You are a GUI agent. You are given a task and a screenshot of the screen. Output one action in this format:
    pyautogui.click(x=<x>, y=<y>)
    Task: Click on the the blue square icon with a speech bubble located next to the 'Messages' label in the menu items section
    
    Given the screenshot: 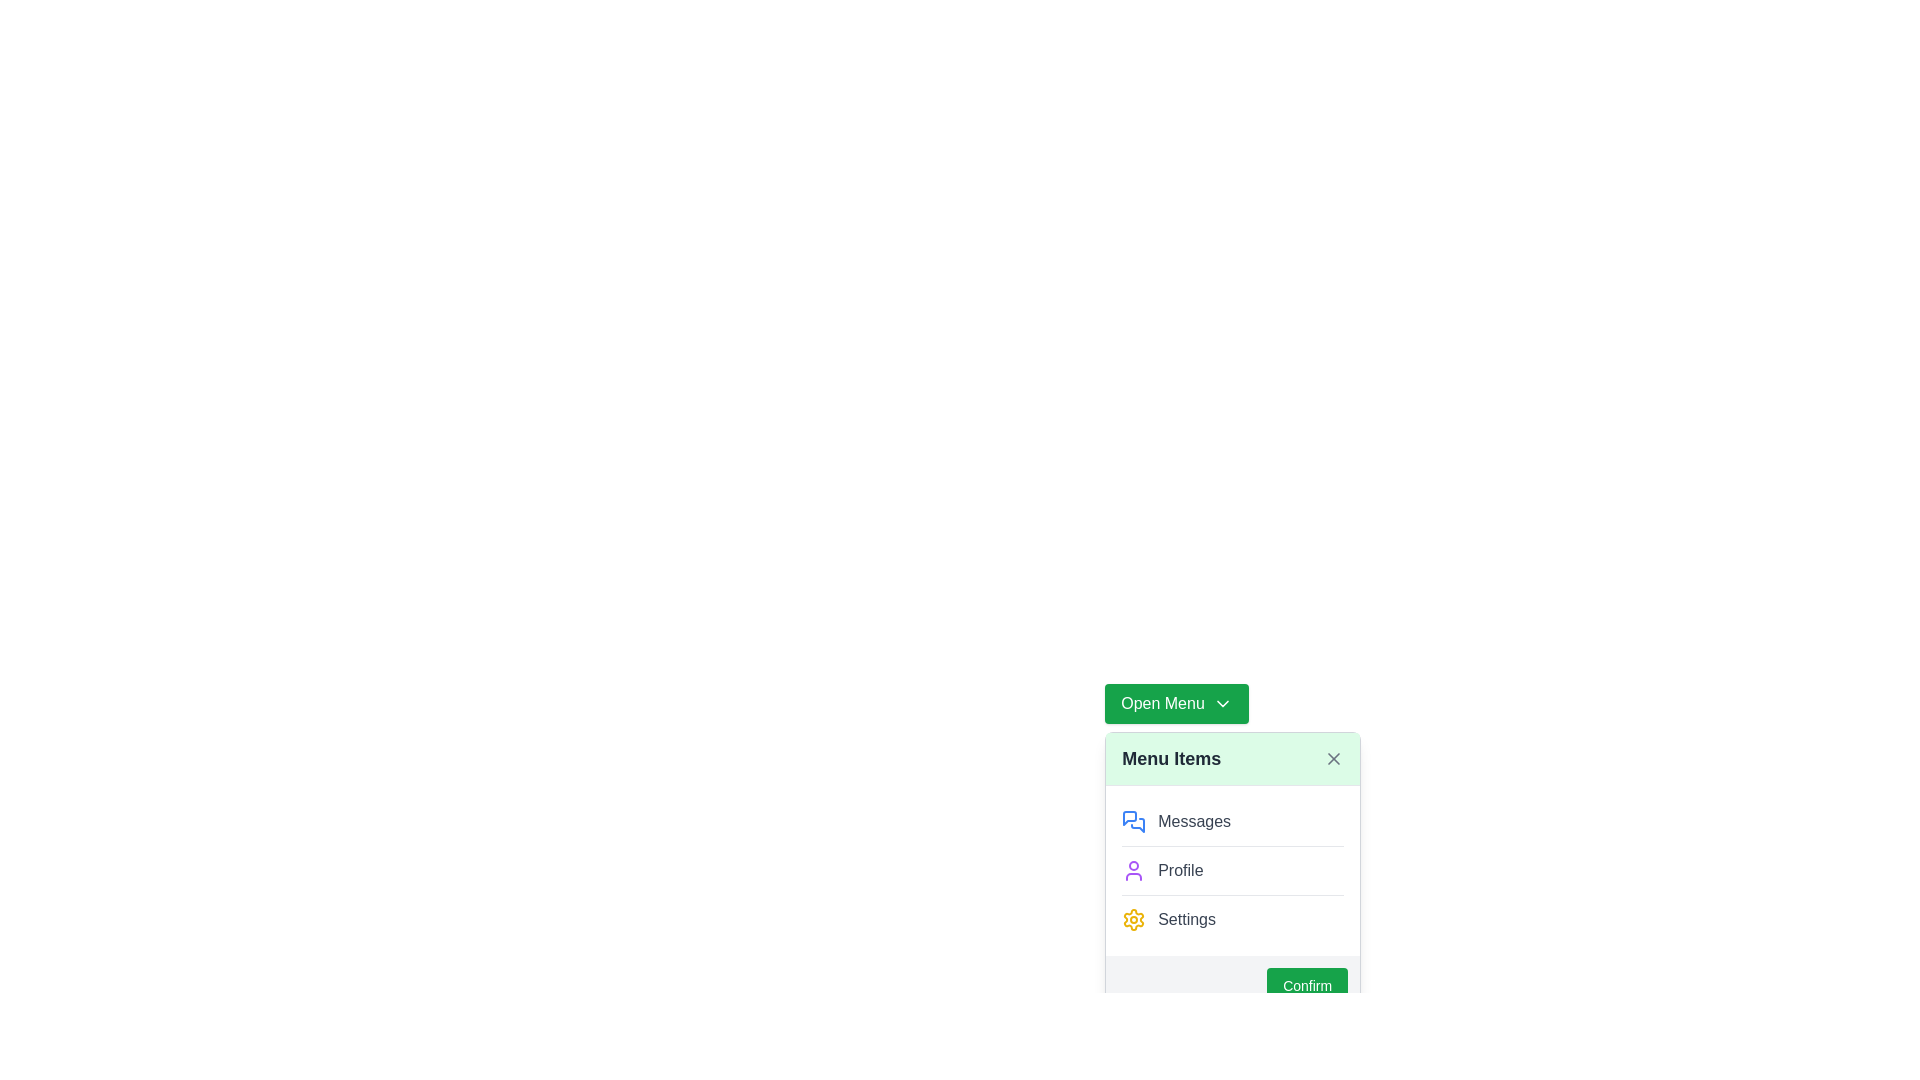 What is the action you would take?
    pyautogui.click(x=1130, y=818)
    